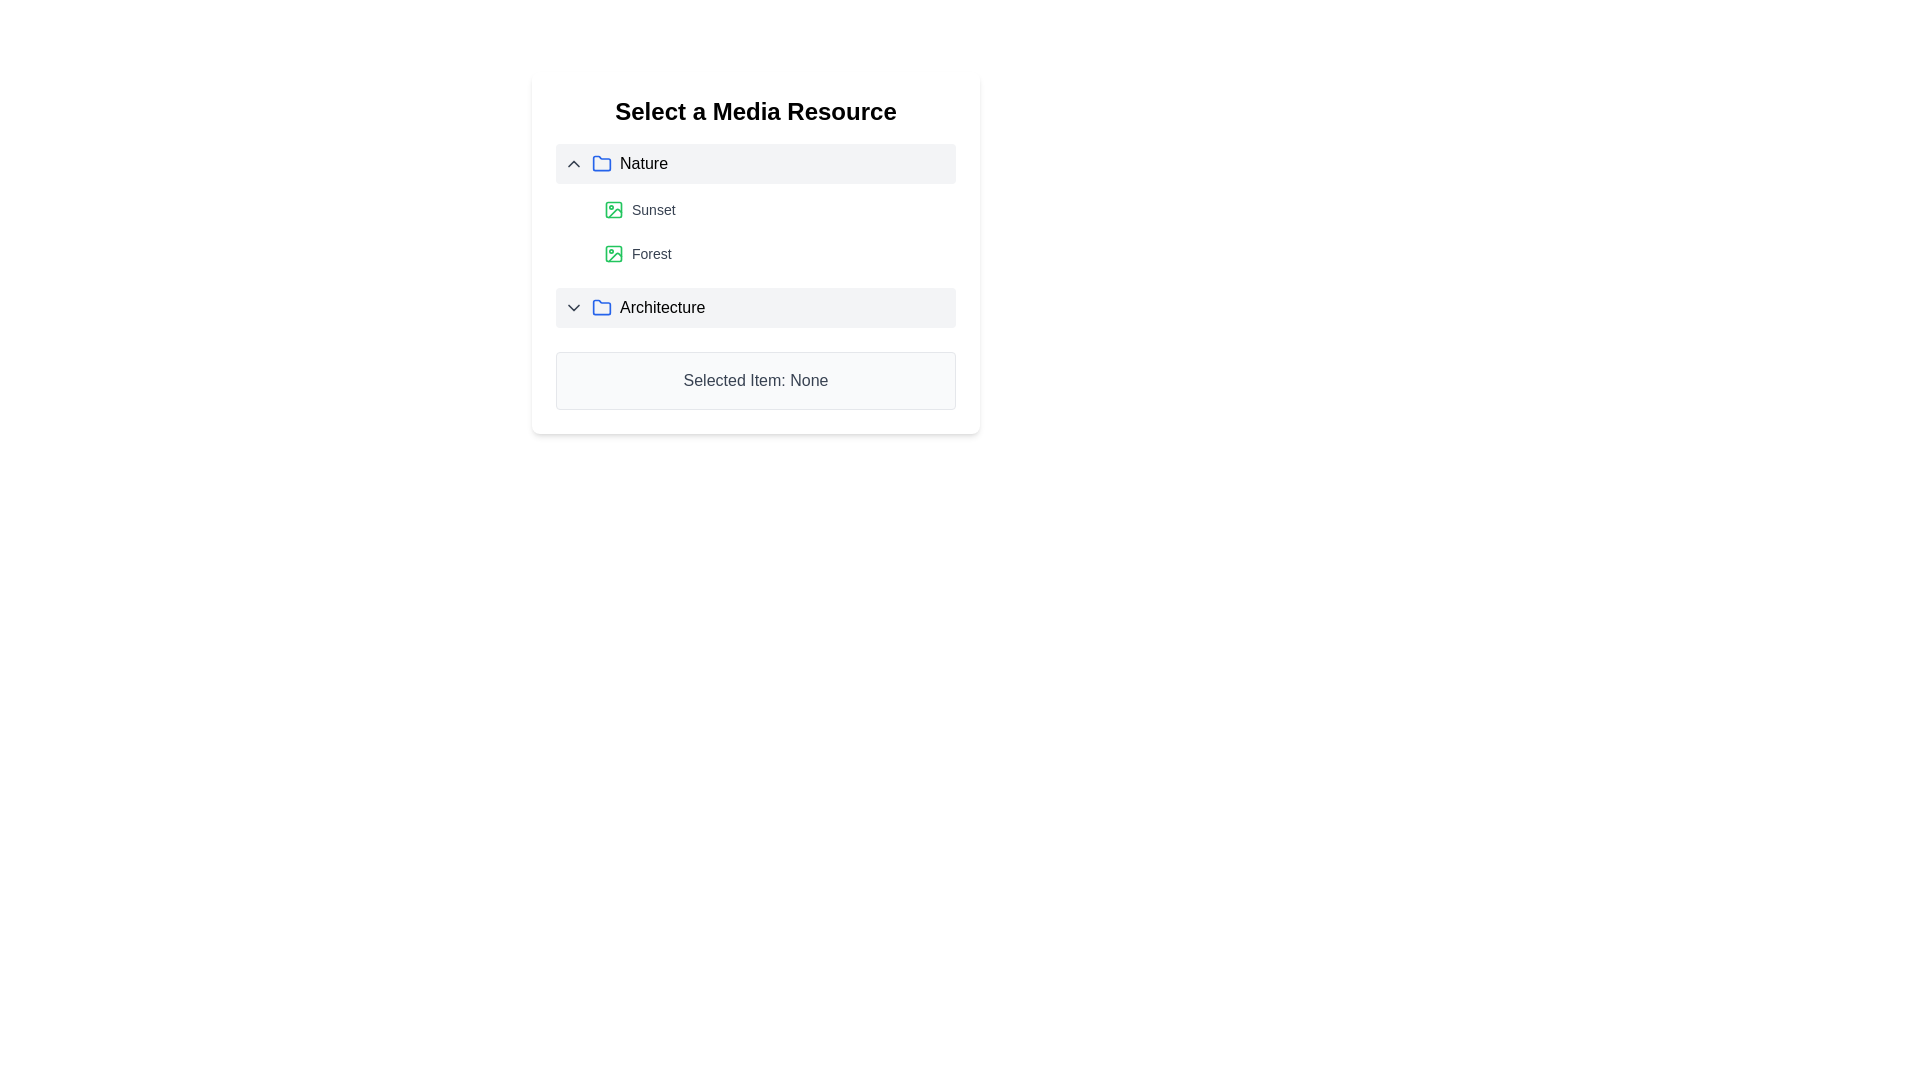 The image size is (1920, 1080). What do you see at coordinates (613, 253) in the screenshot?
I see `the green-tinted square-shaped icon with rounded corners that contains a small circle and an angled line, located to the left of the text 'Forest' in the 'Nature' section` at bounding box center [613, 253].